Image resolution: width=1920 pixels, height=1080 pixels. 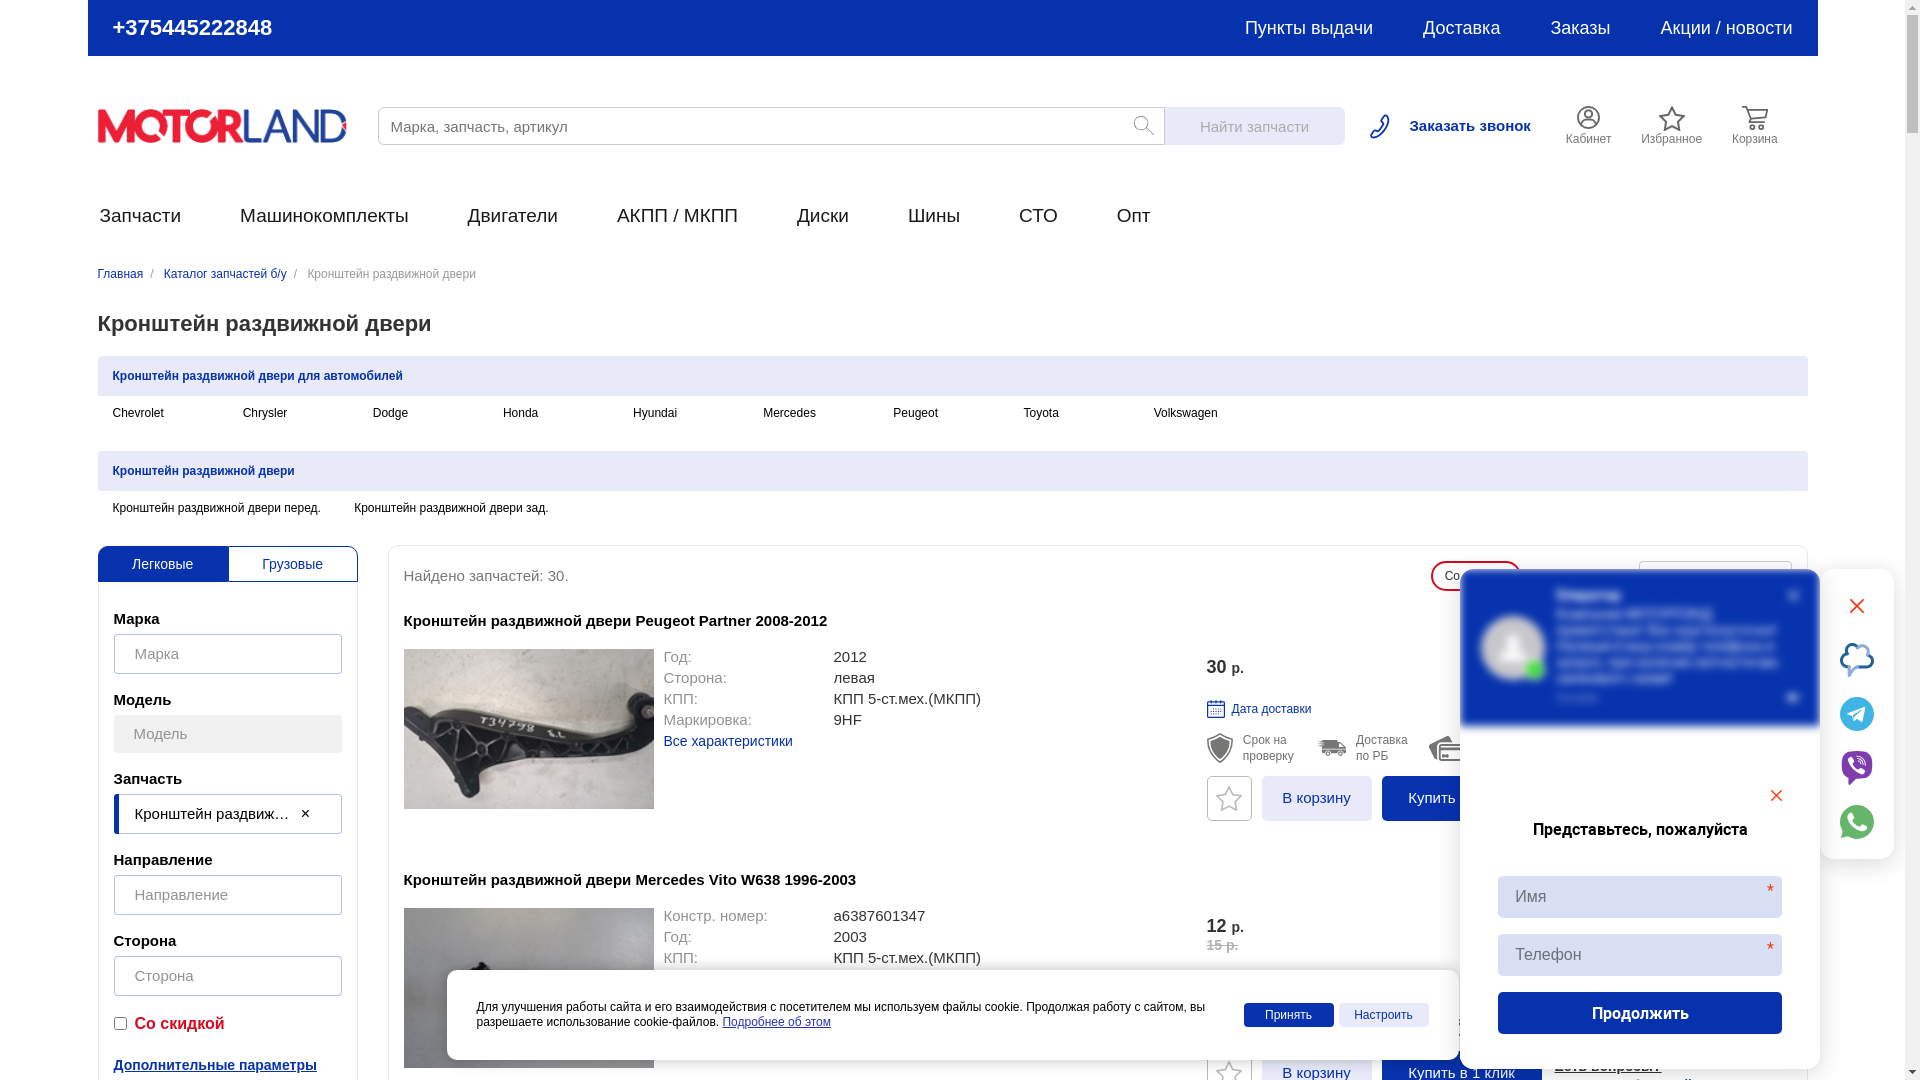 What do you see at coordinates (264, 411) in the screenshot?
I see `'Chrysler'` at bounding box center [264, 411].